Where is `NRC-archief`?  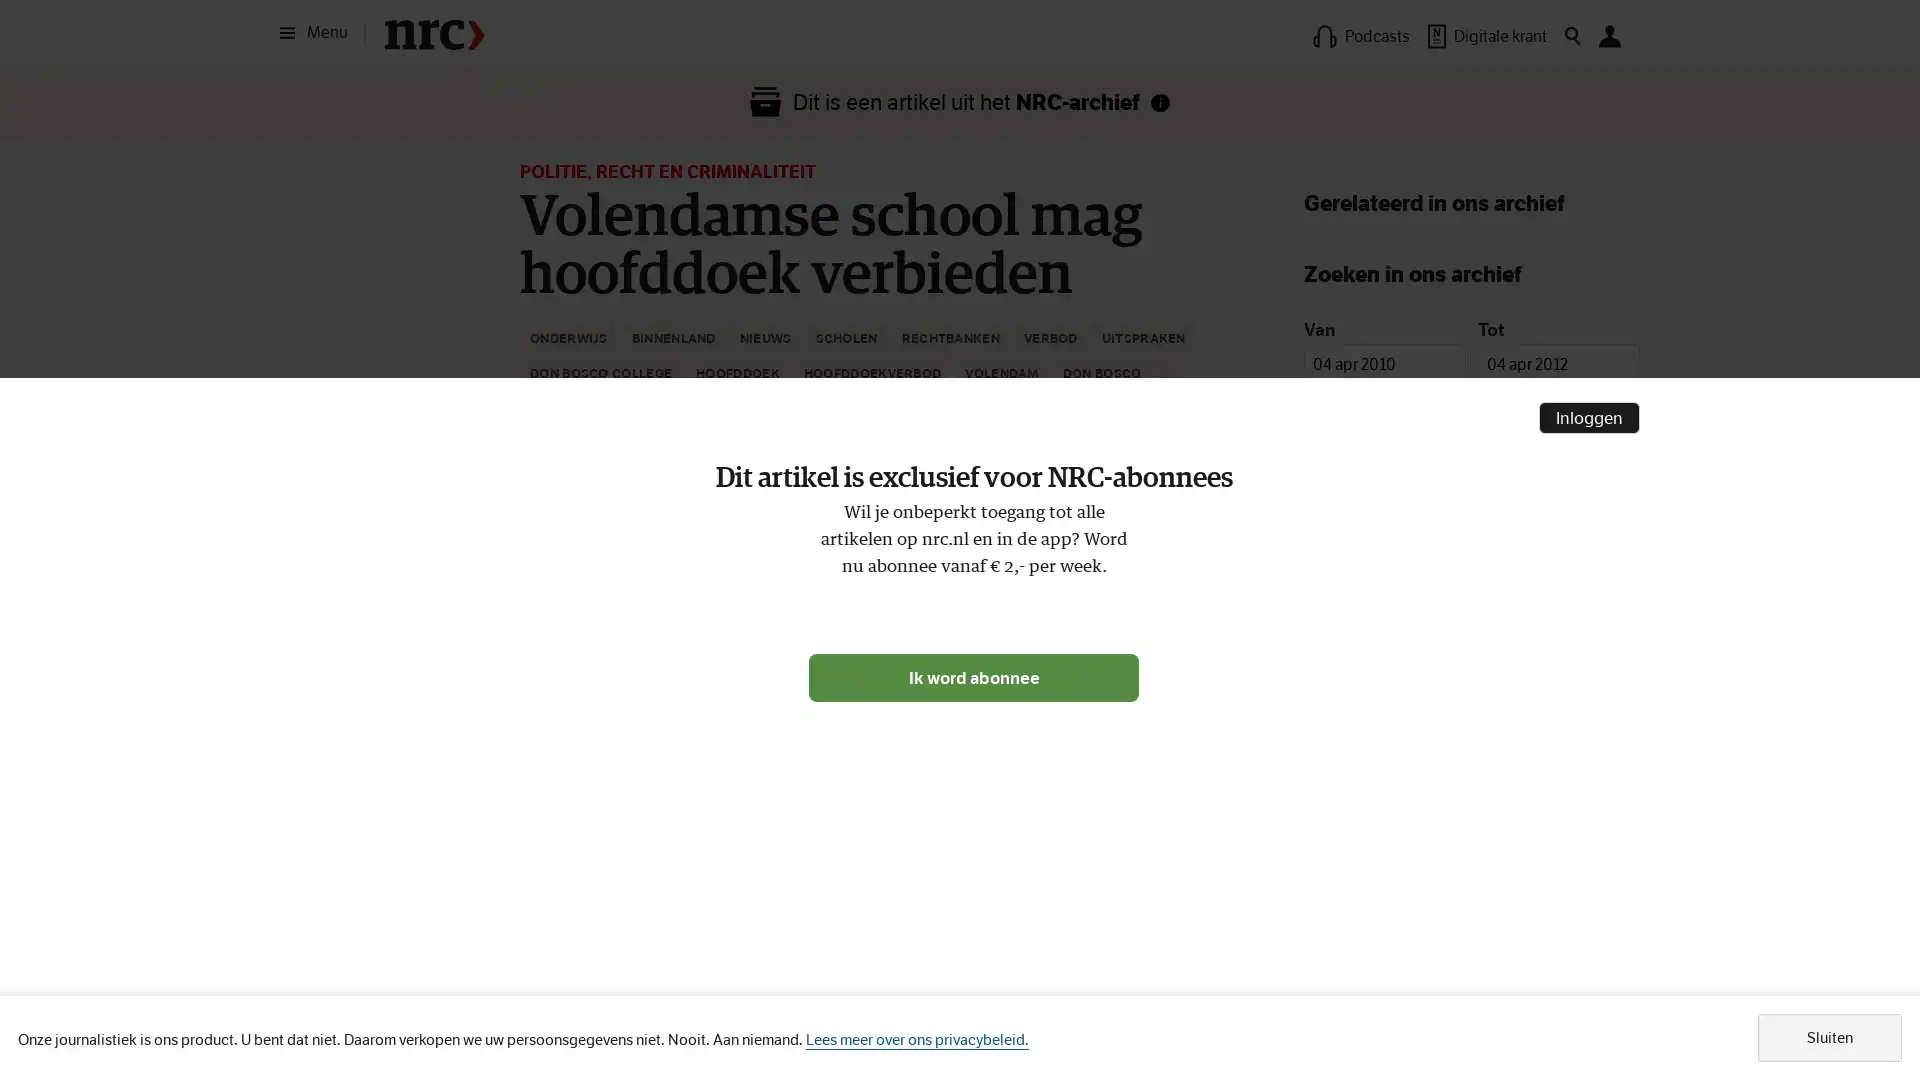 NRC-archief is located at coordinates (1160, 102).